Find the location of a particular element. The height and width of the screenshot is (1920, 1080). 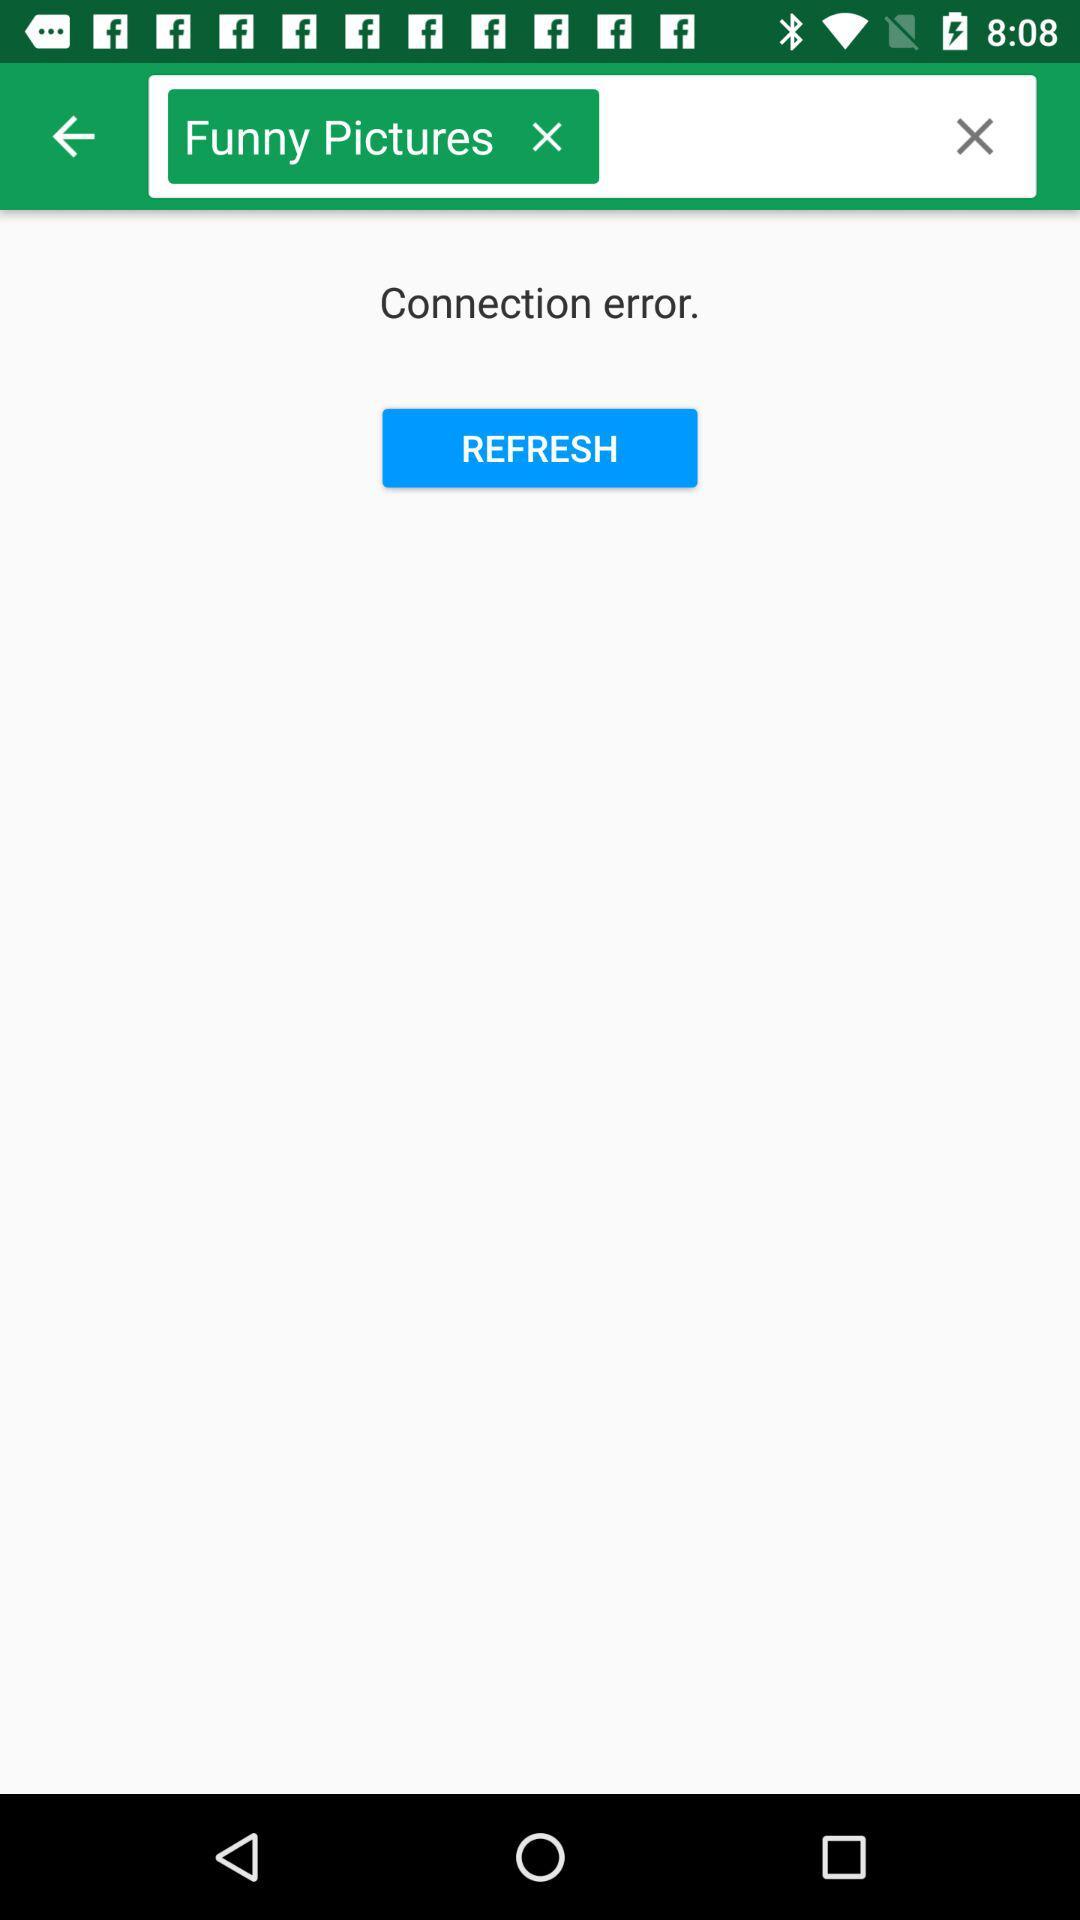

item to the right of the funny pictures icon is located at coordinates (546, 135).